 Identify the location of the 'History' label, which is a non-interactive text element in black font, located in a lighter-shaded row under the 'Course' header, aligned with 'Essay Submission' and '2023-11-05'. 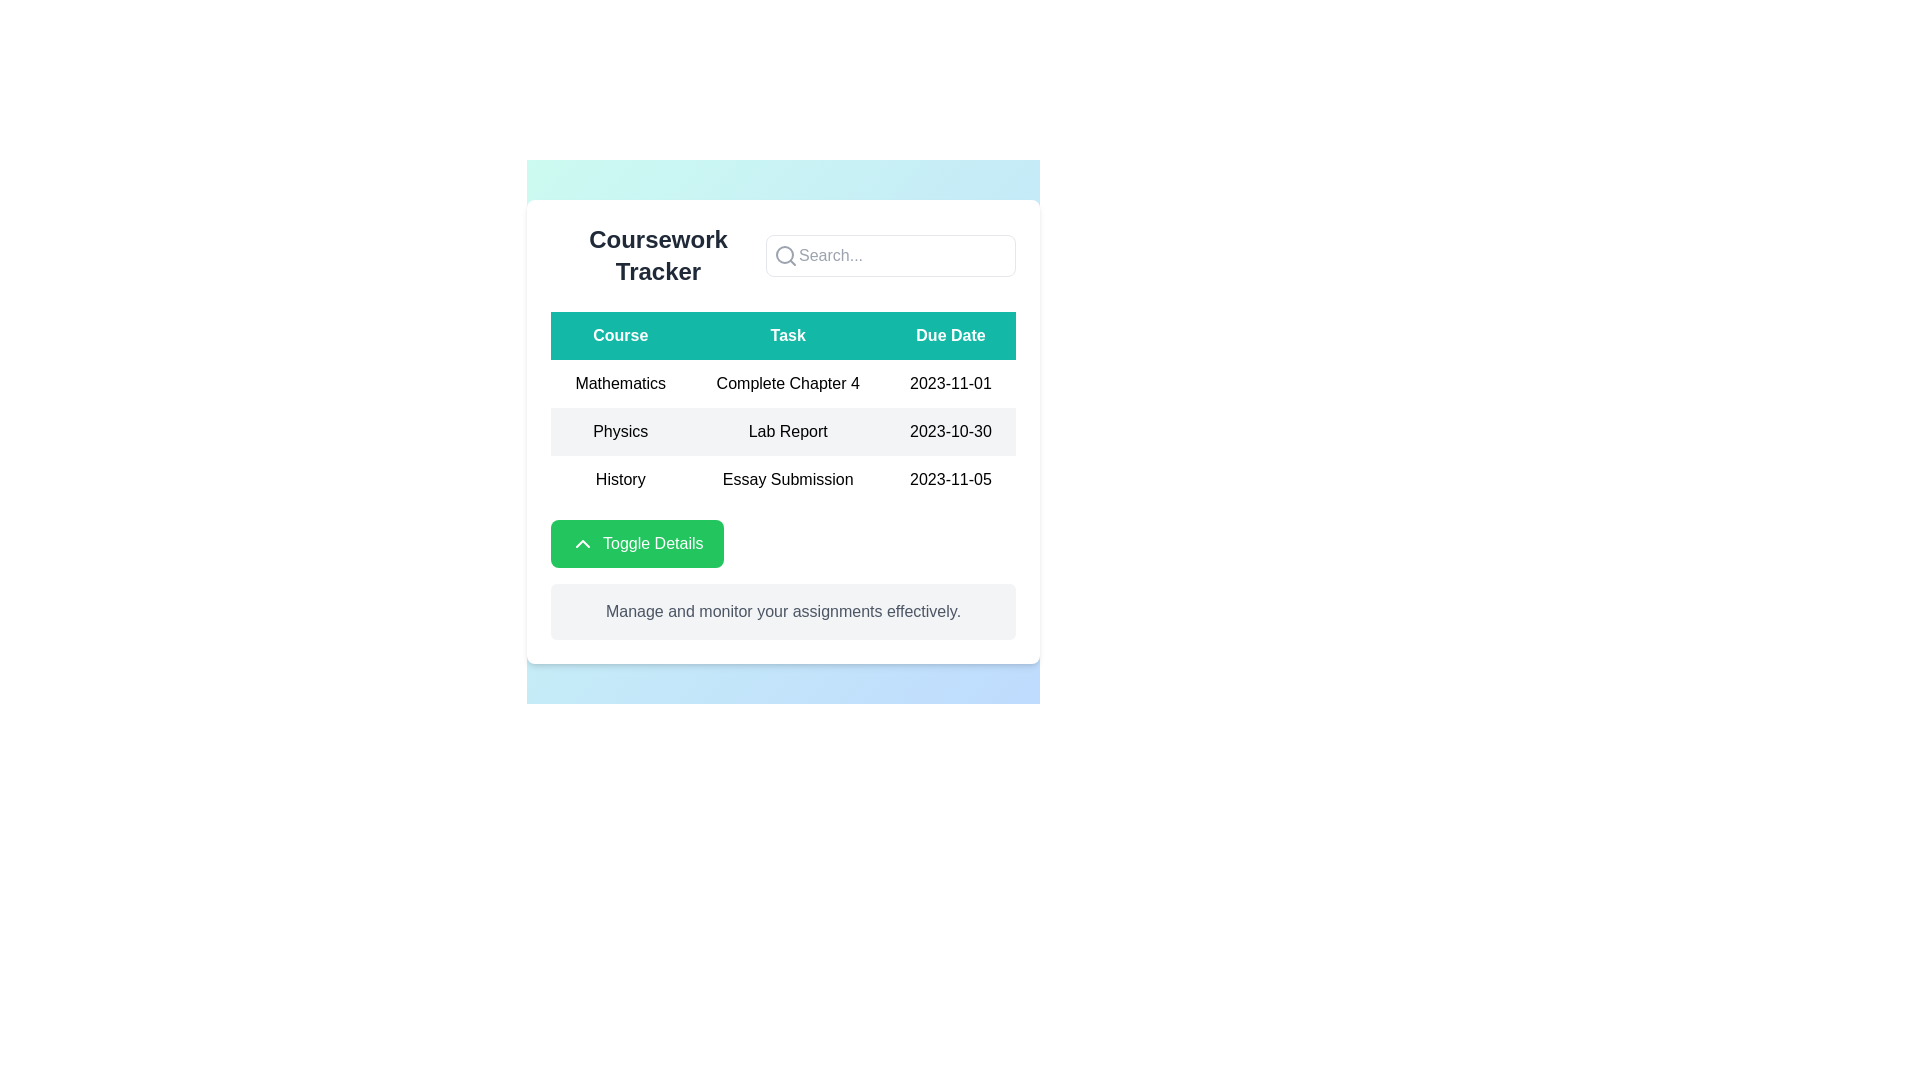
(619, 479).